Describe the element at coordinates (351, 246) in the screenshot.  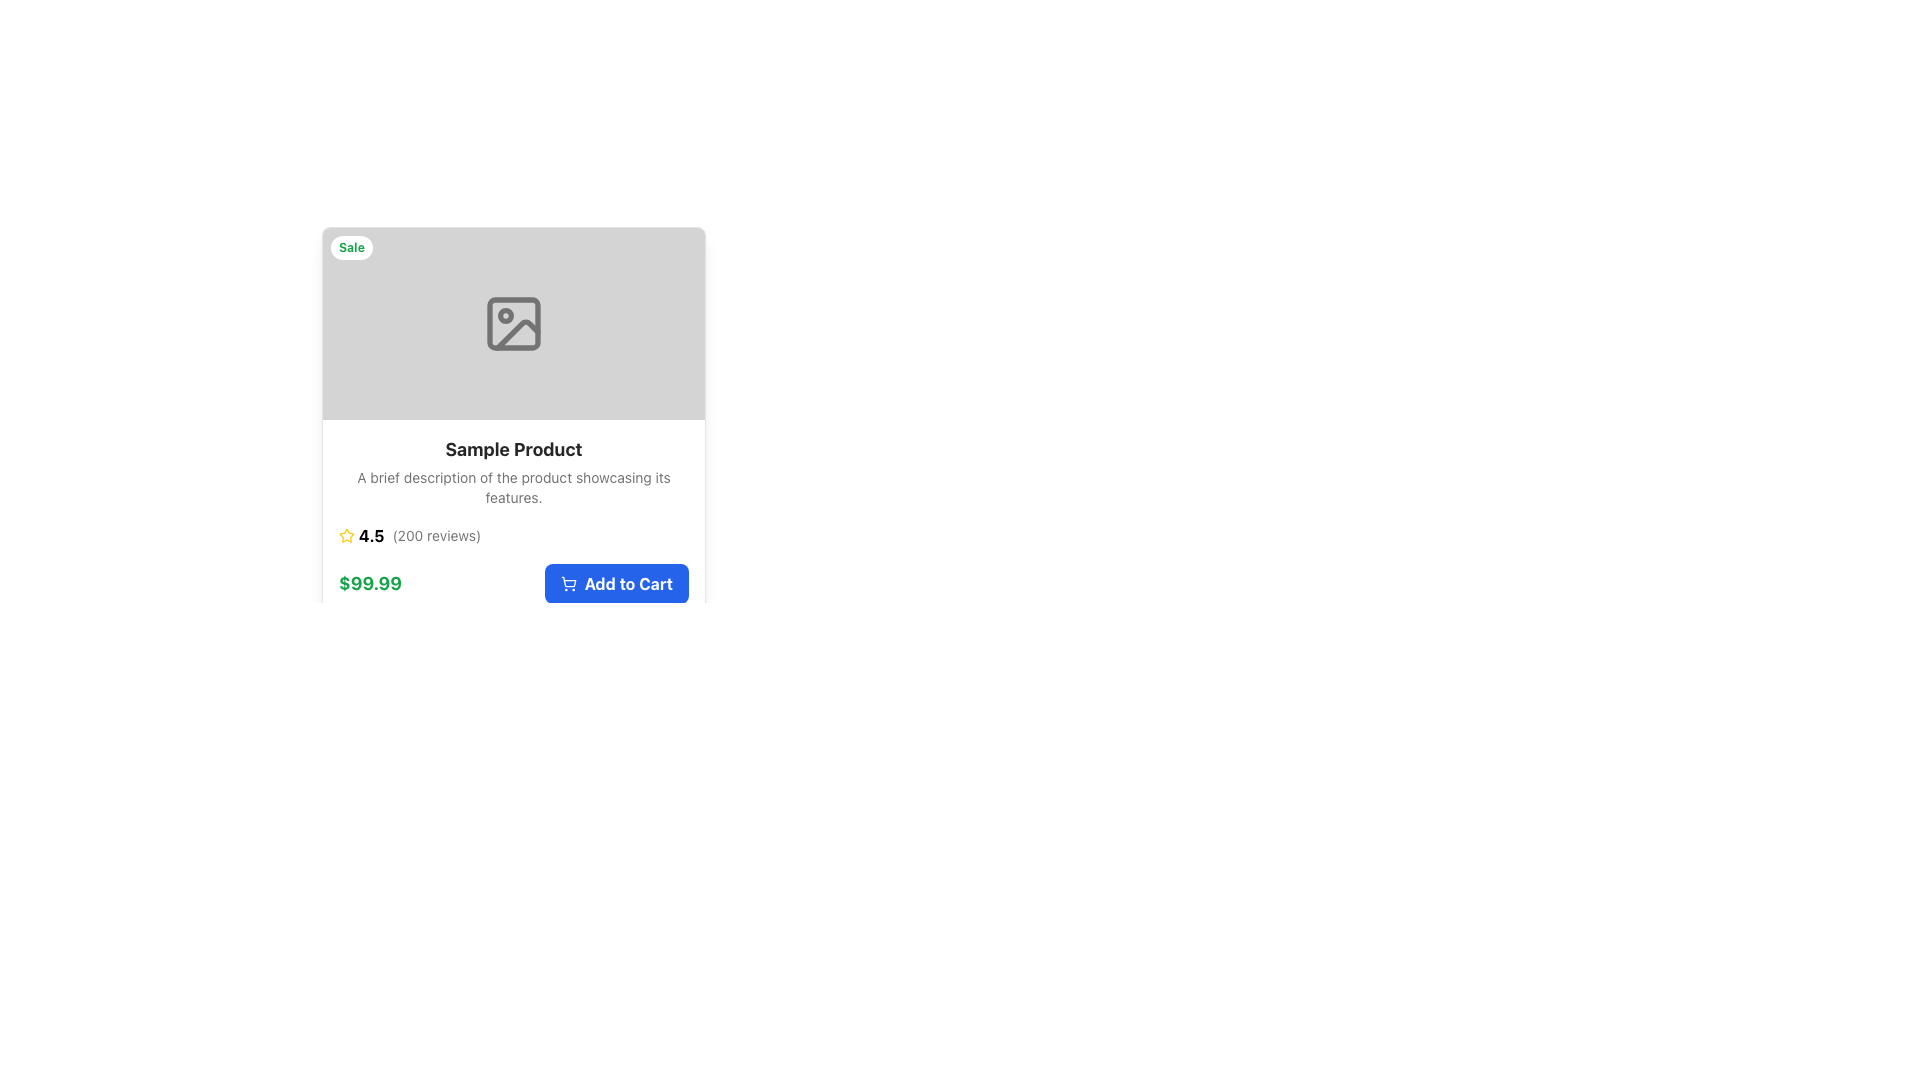
I see `the small, rounded white badge with 'Sale' written in bold, green font, located at the top-left corner of the product display card` at that location.